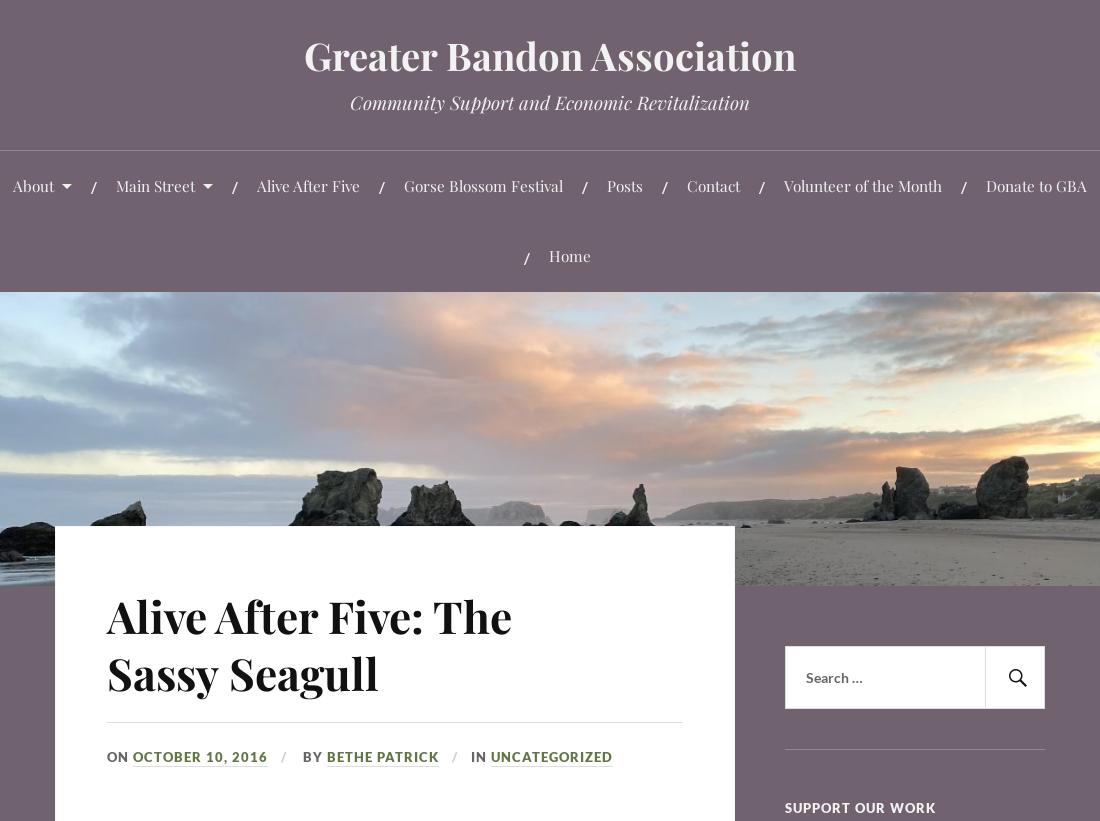 The height and width of the screenshot is (821, 1100). What do you see at coordinates (311, 754) in the screenshot?
I see `'By'` at bounding box center [311, 754].